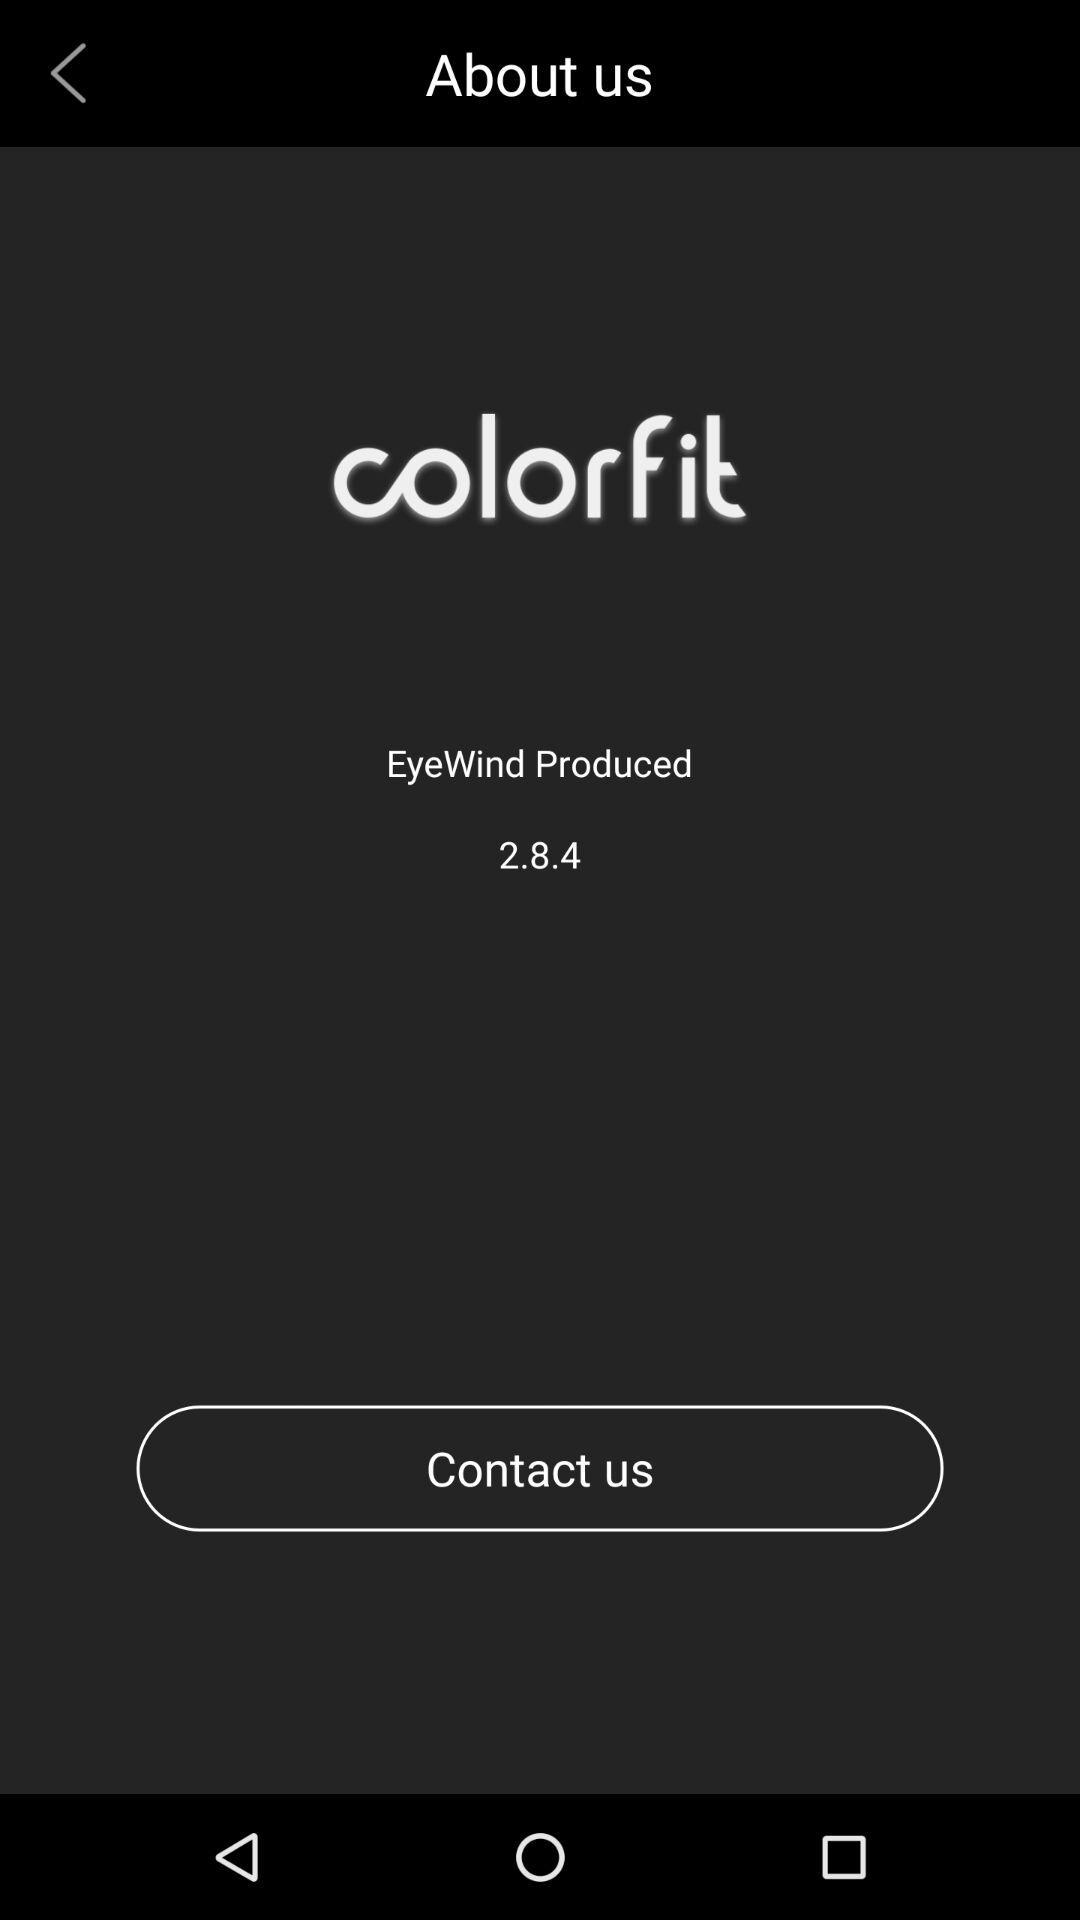  What do you see at coordinates (75, 73) in the screenshot?
I see `the icon above contact us` at bounding box center [75, 73].